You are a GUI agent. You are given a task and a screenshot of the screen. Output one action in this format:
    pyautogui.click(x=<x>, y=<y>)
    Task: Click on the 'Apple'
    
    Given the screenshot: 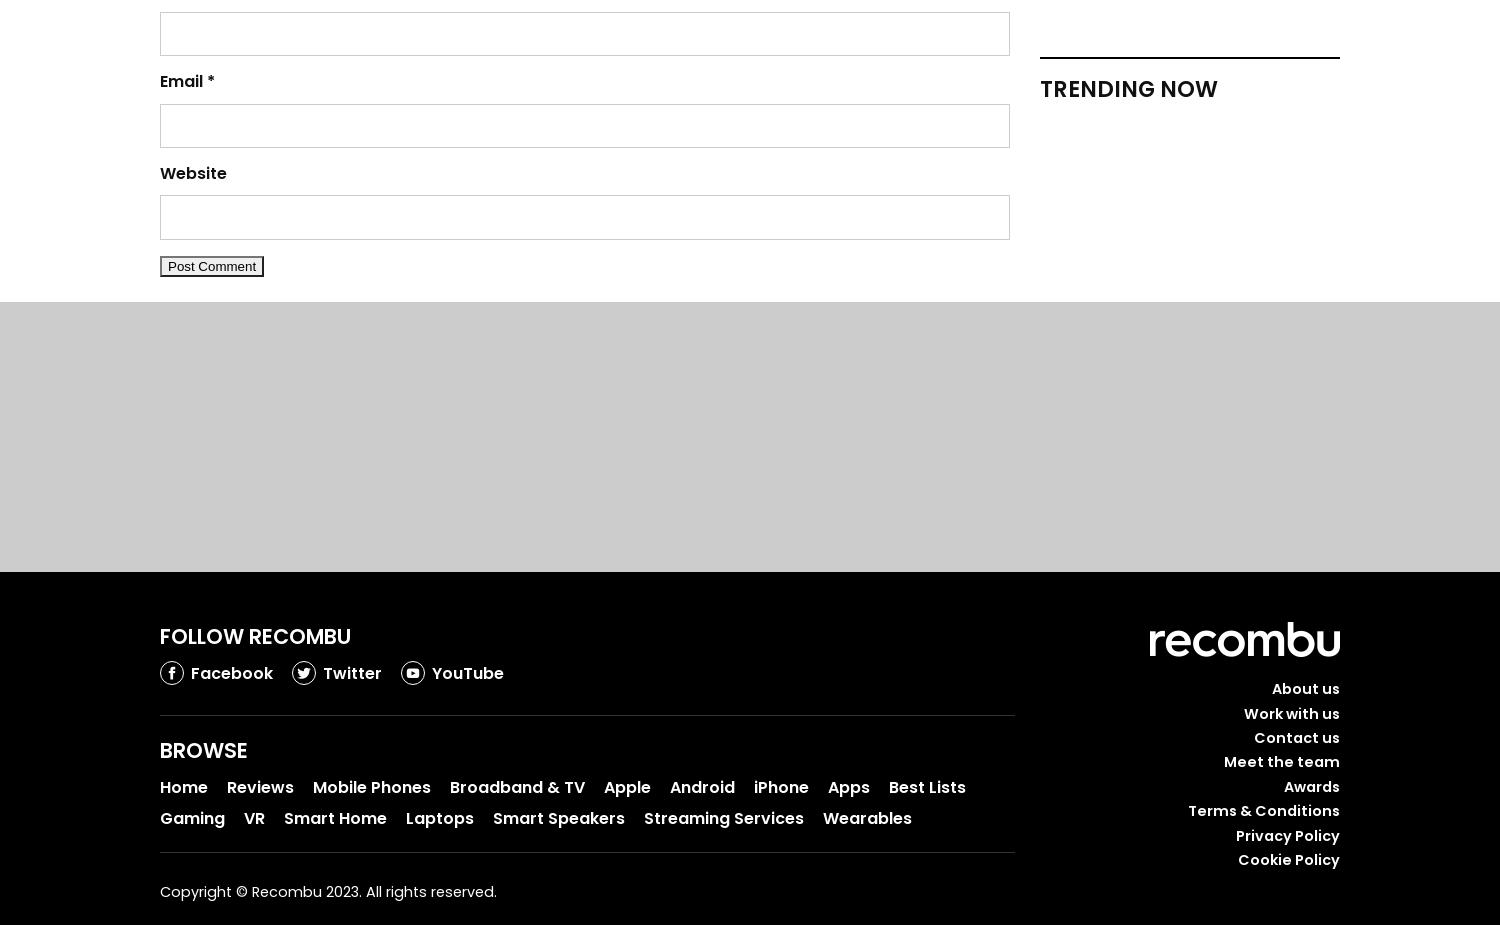 What is the action you would take?
    pyautogui.click(x=627, y=787)
    